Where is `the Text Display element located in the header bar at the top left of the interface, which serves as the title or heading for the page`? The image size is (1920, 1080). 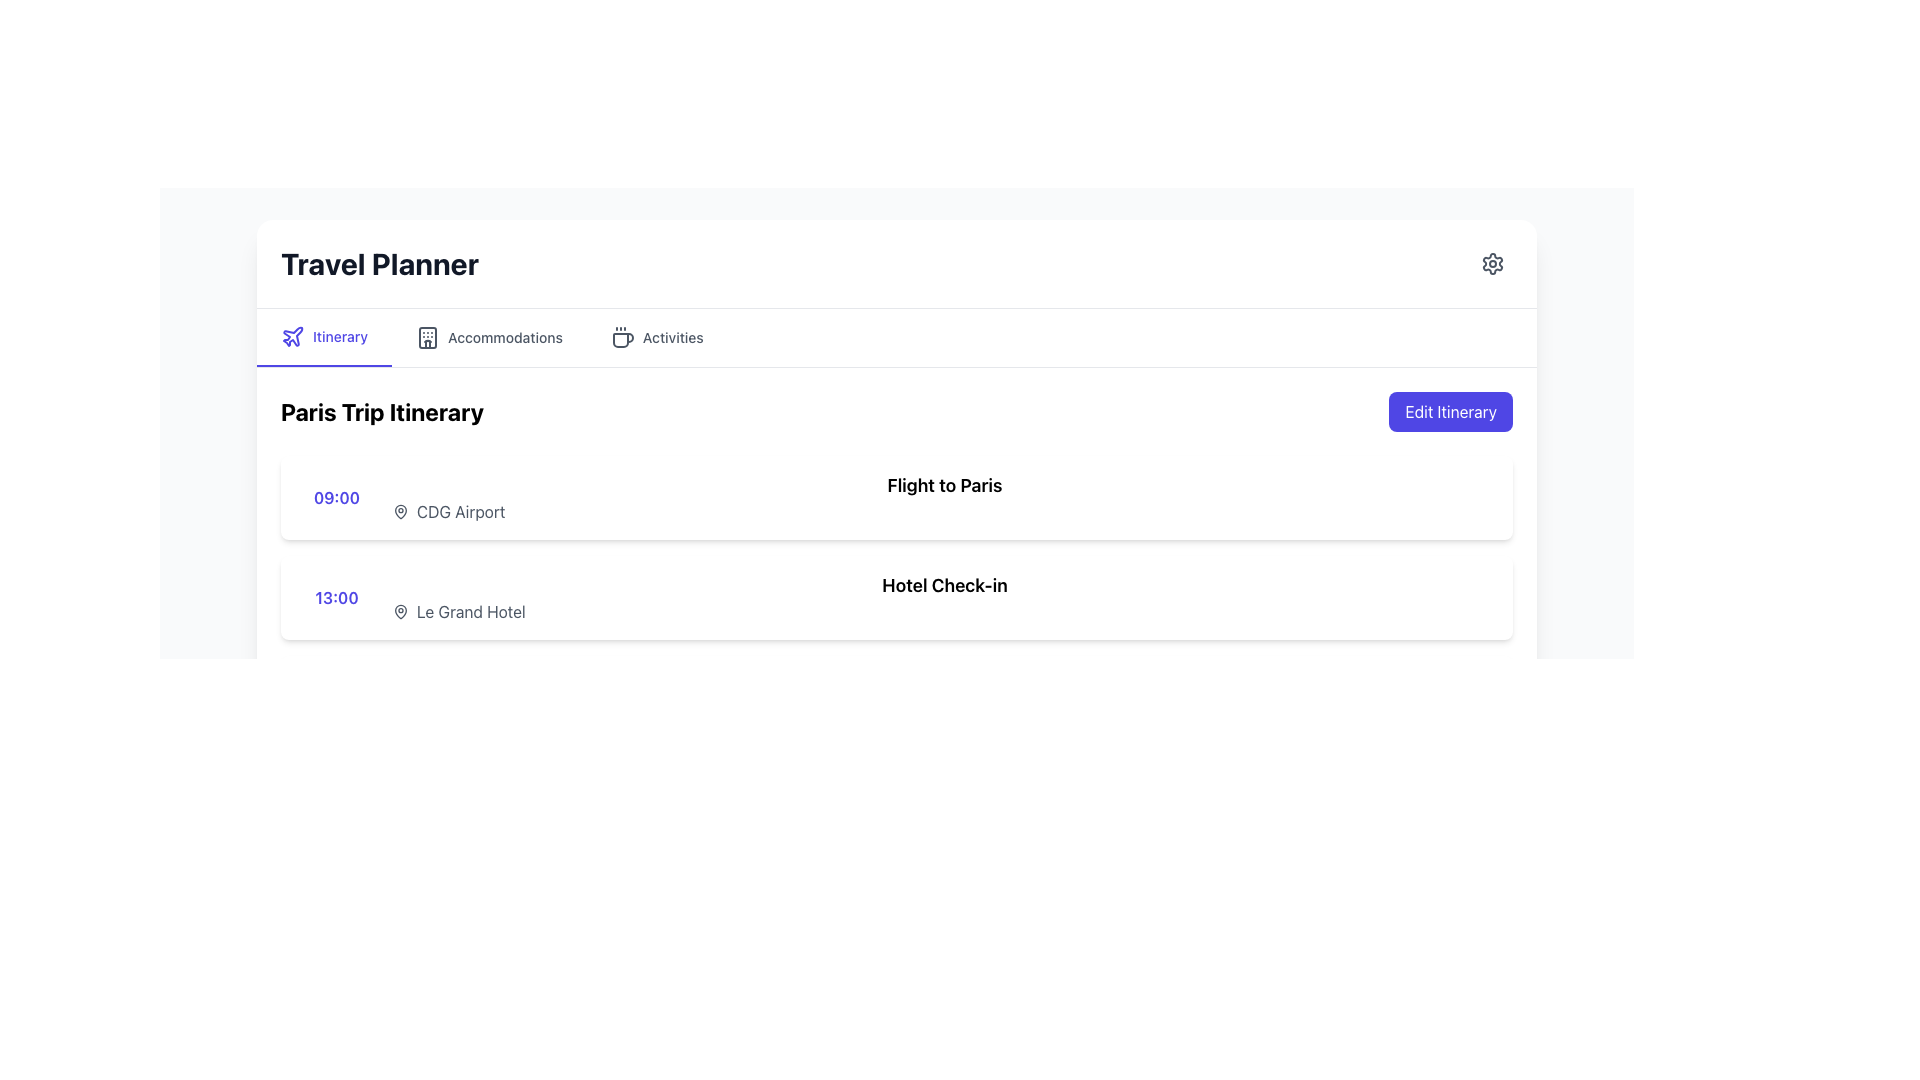 the Text Display element located in the header bar at the top left of the interface, which serves as the title or heading for the page is located at coordinates (379, 262).